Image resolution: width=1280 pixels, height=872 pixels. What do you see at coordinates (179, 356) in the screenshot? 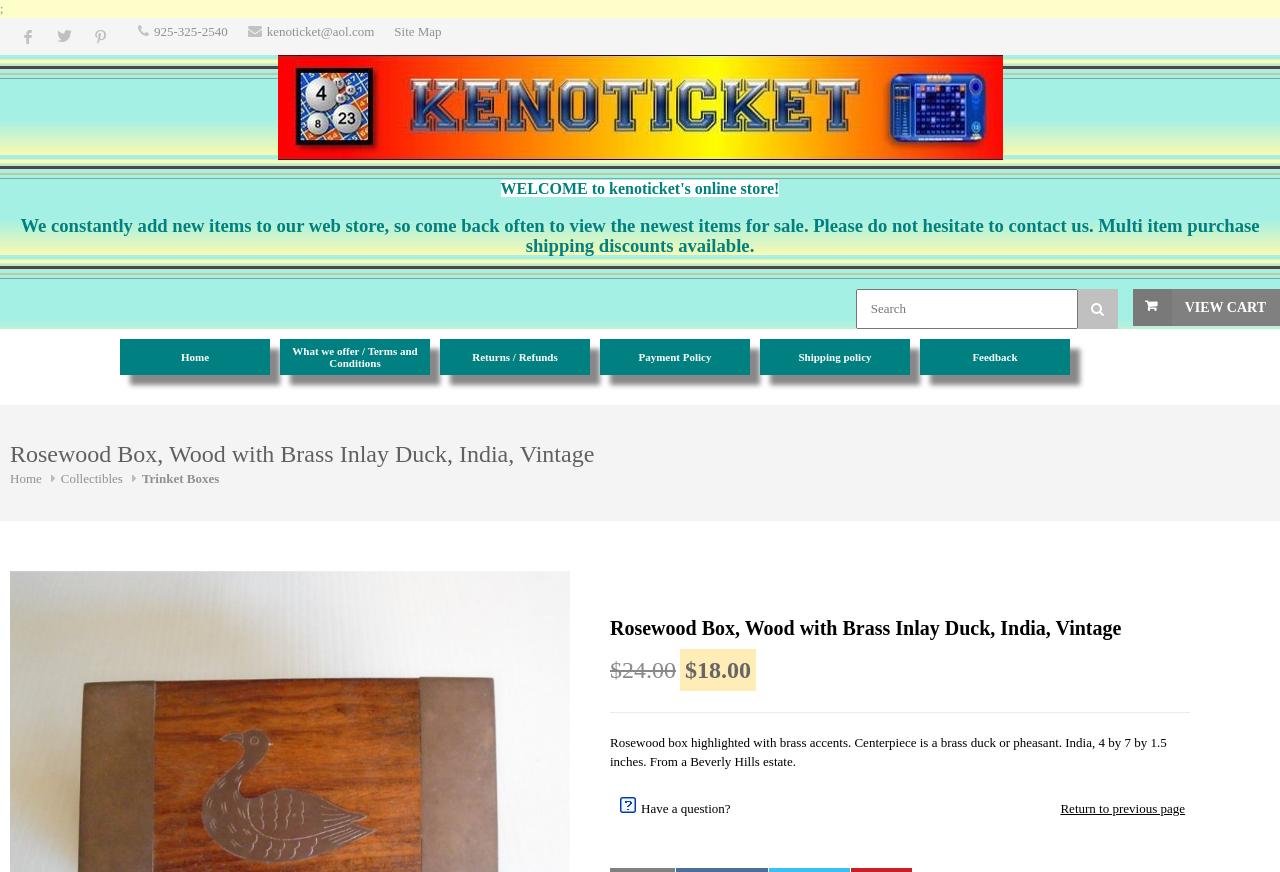
I see `'Home'` at bounding box center [179, 356].